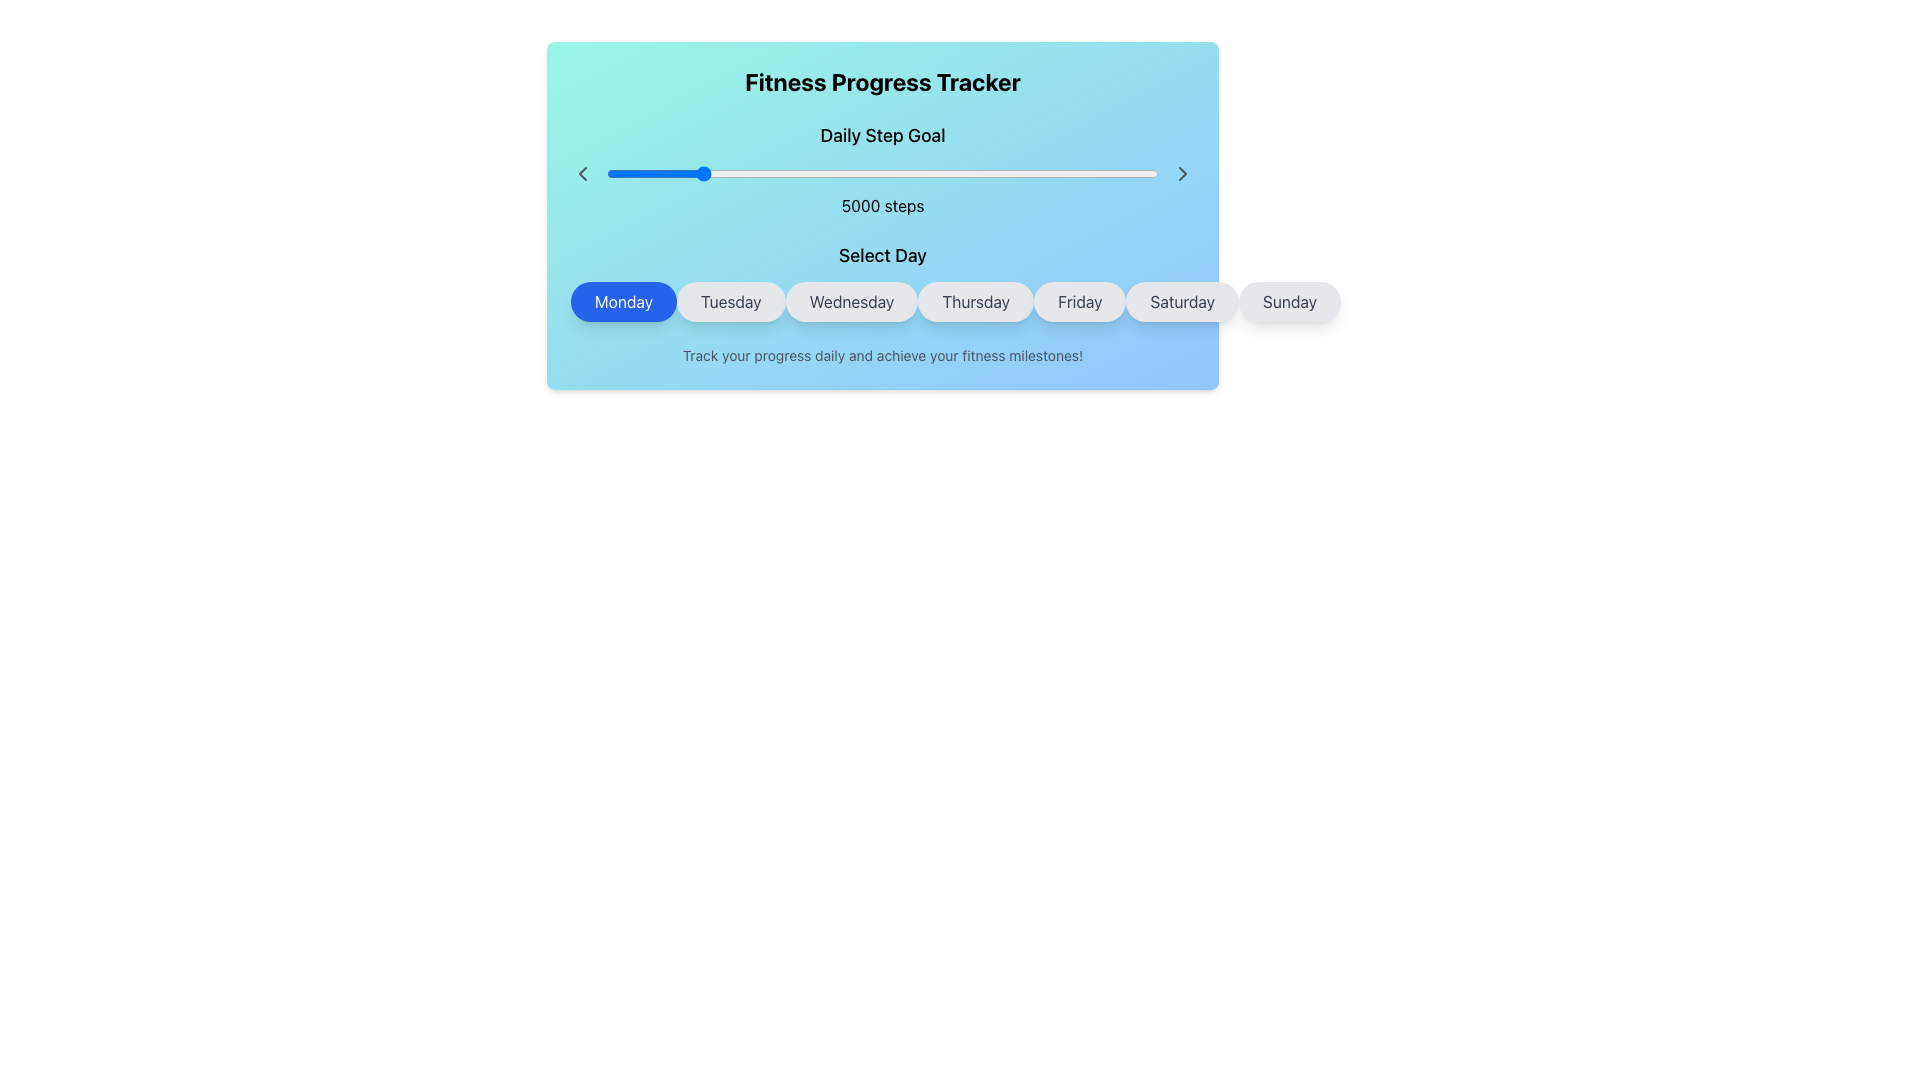  What do you see at coordinates (882, 80) in the screenshot?
I see `the static text header displaying 'Fitness Progress Tracker', which is a bold title text located at the top of the interface` at bounding box center [882, 80].